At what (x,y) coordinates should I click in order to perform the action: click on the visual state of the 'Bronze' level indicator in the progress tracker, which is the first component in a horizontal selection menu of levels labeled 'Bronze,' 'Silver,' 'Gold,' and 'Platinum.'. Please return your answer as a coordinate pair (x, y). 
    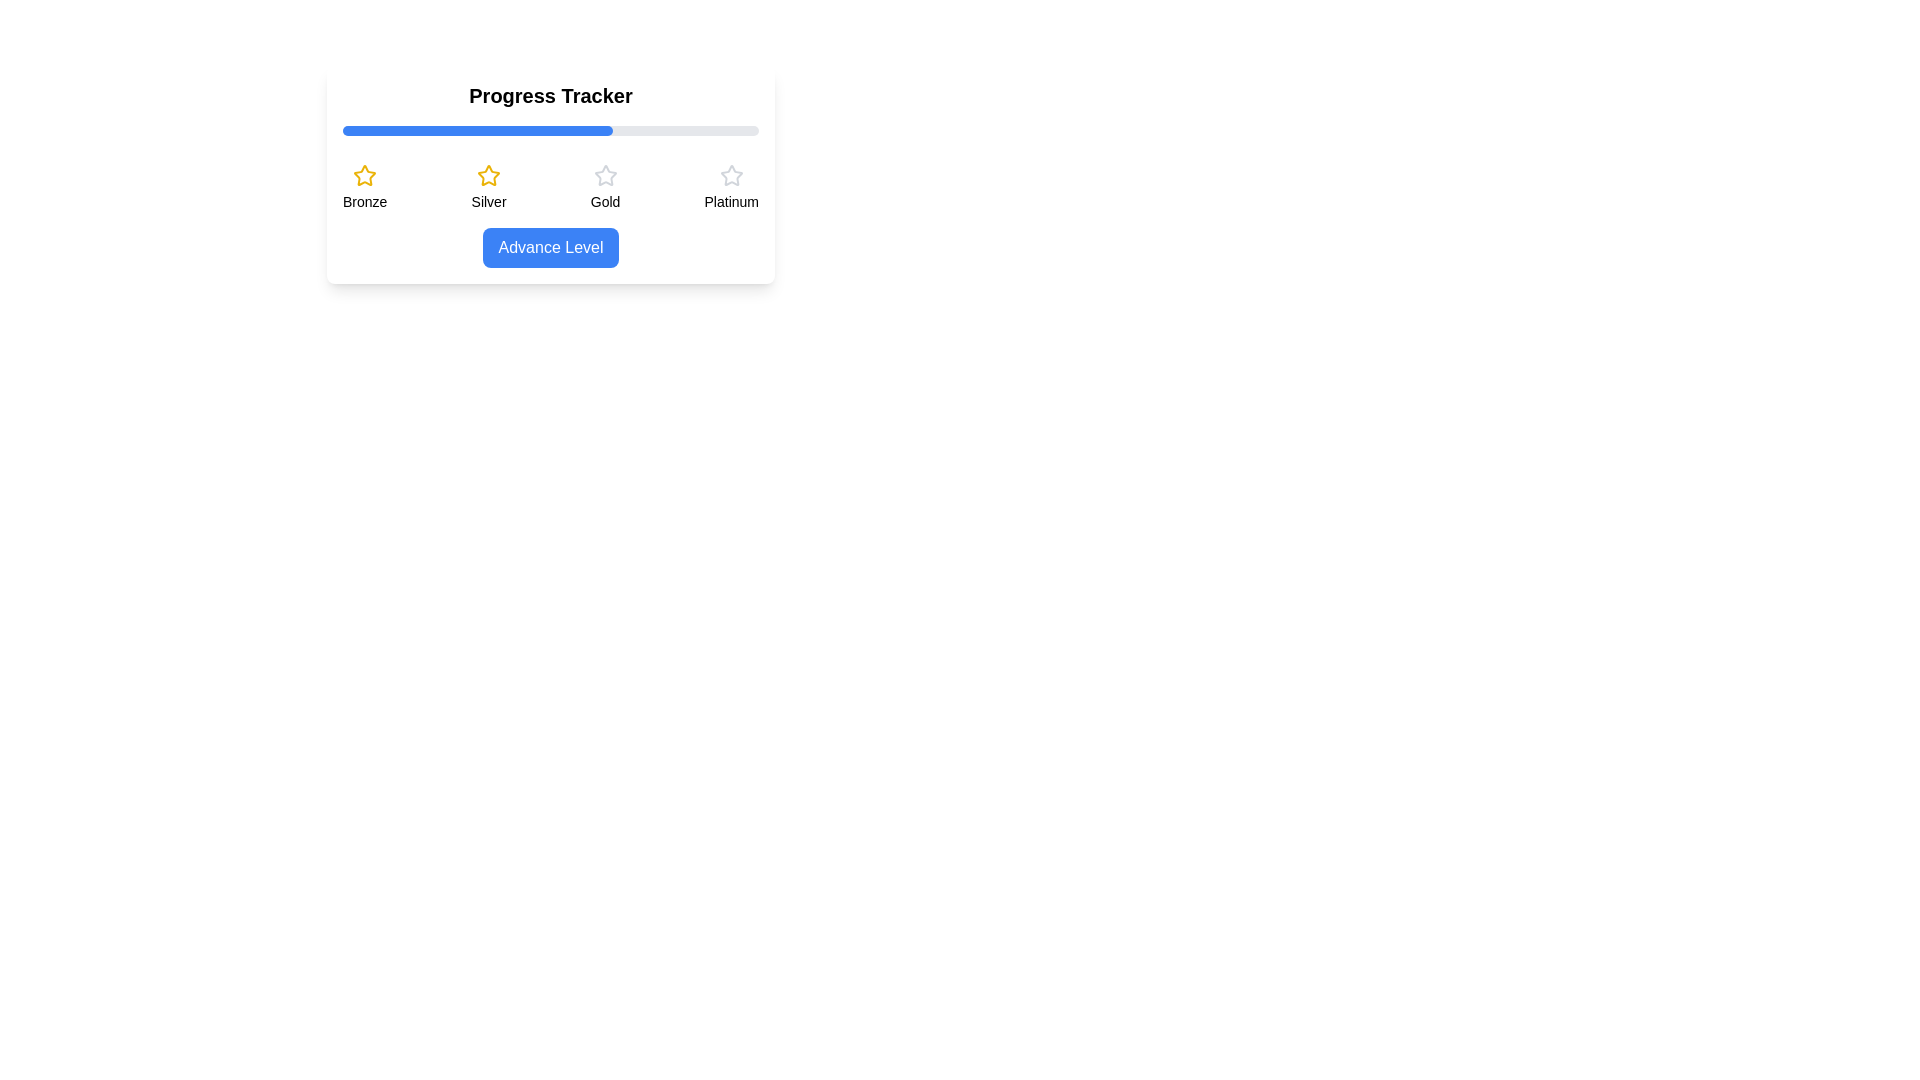
    Looking at the image, I should click on (365, 185).